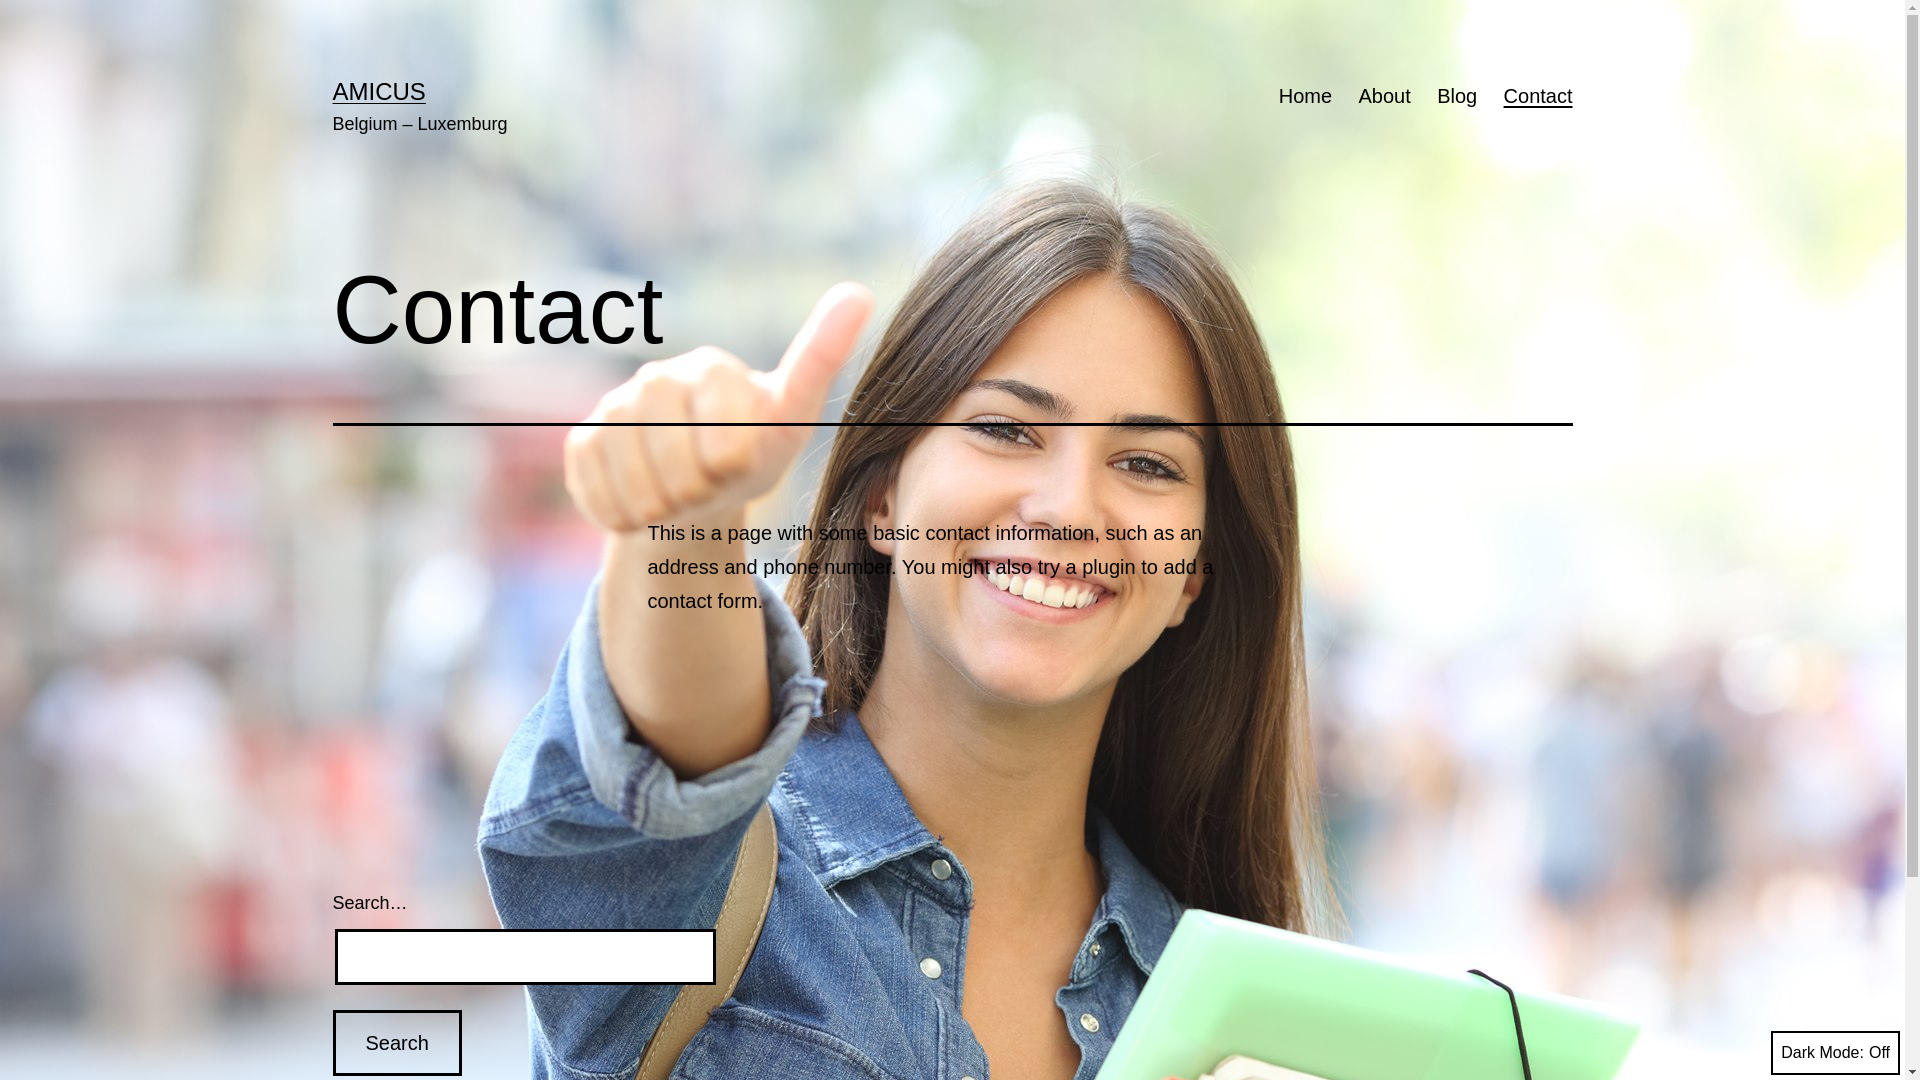  Describe the element at coordinates (1383, 96) in the screenshot. I see `'About'` at that location.